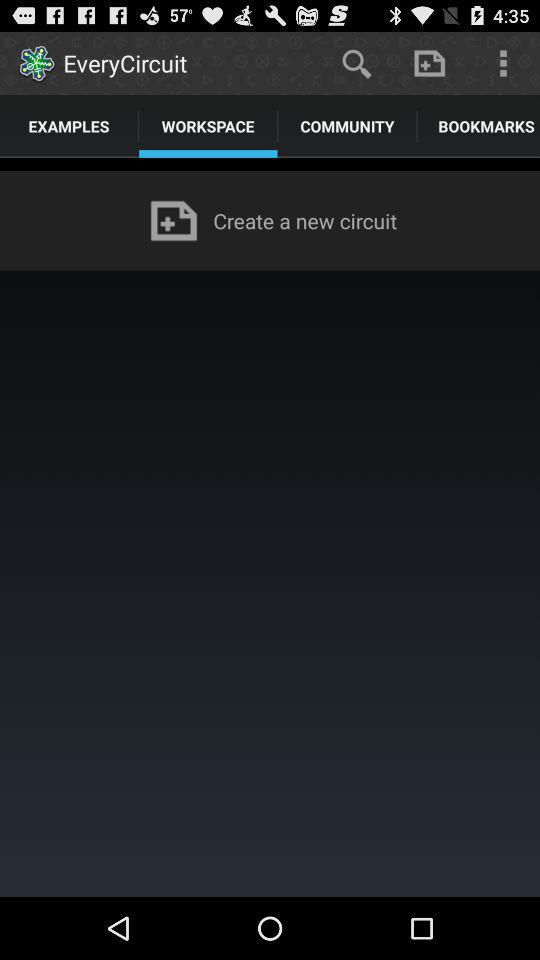 This screenshot has width=540, height=960. I want to click on the item below examples icon, so click(270, 163).